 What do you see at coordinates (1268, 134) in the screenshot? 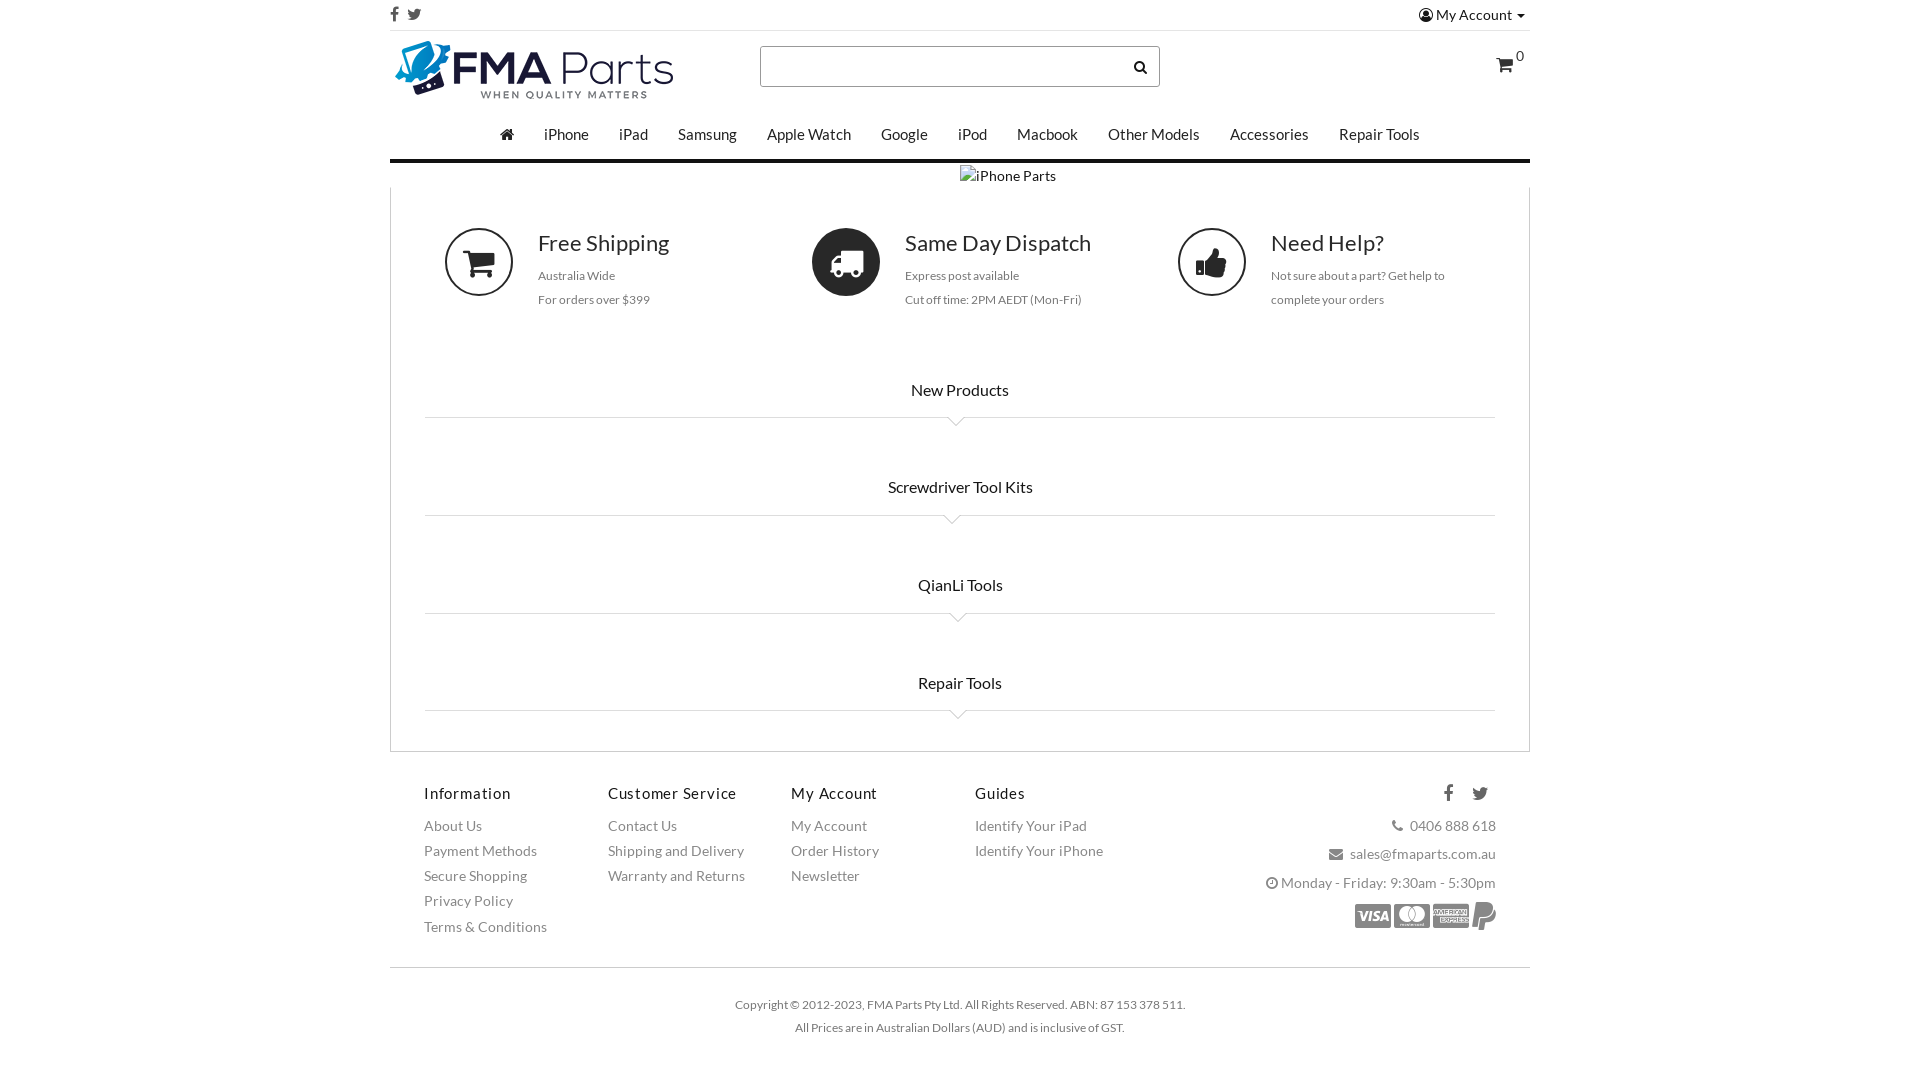
I see `'Accessories'` at bounding box center [1268, 134].